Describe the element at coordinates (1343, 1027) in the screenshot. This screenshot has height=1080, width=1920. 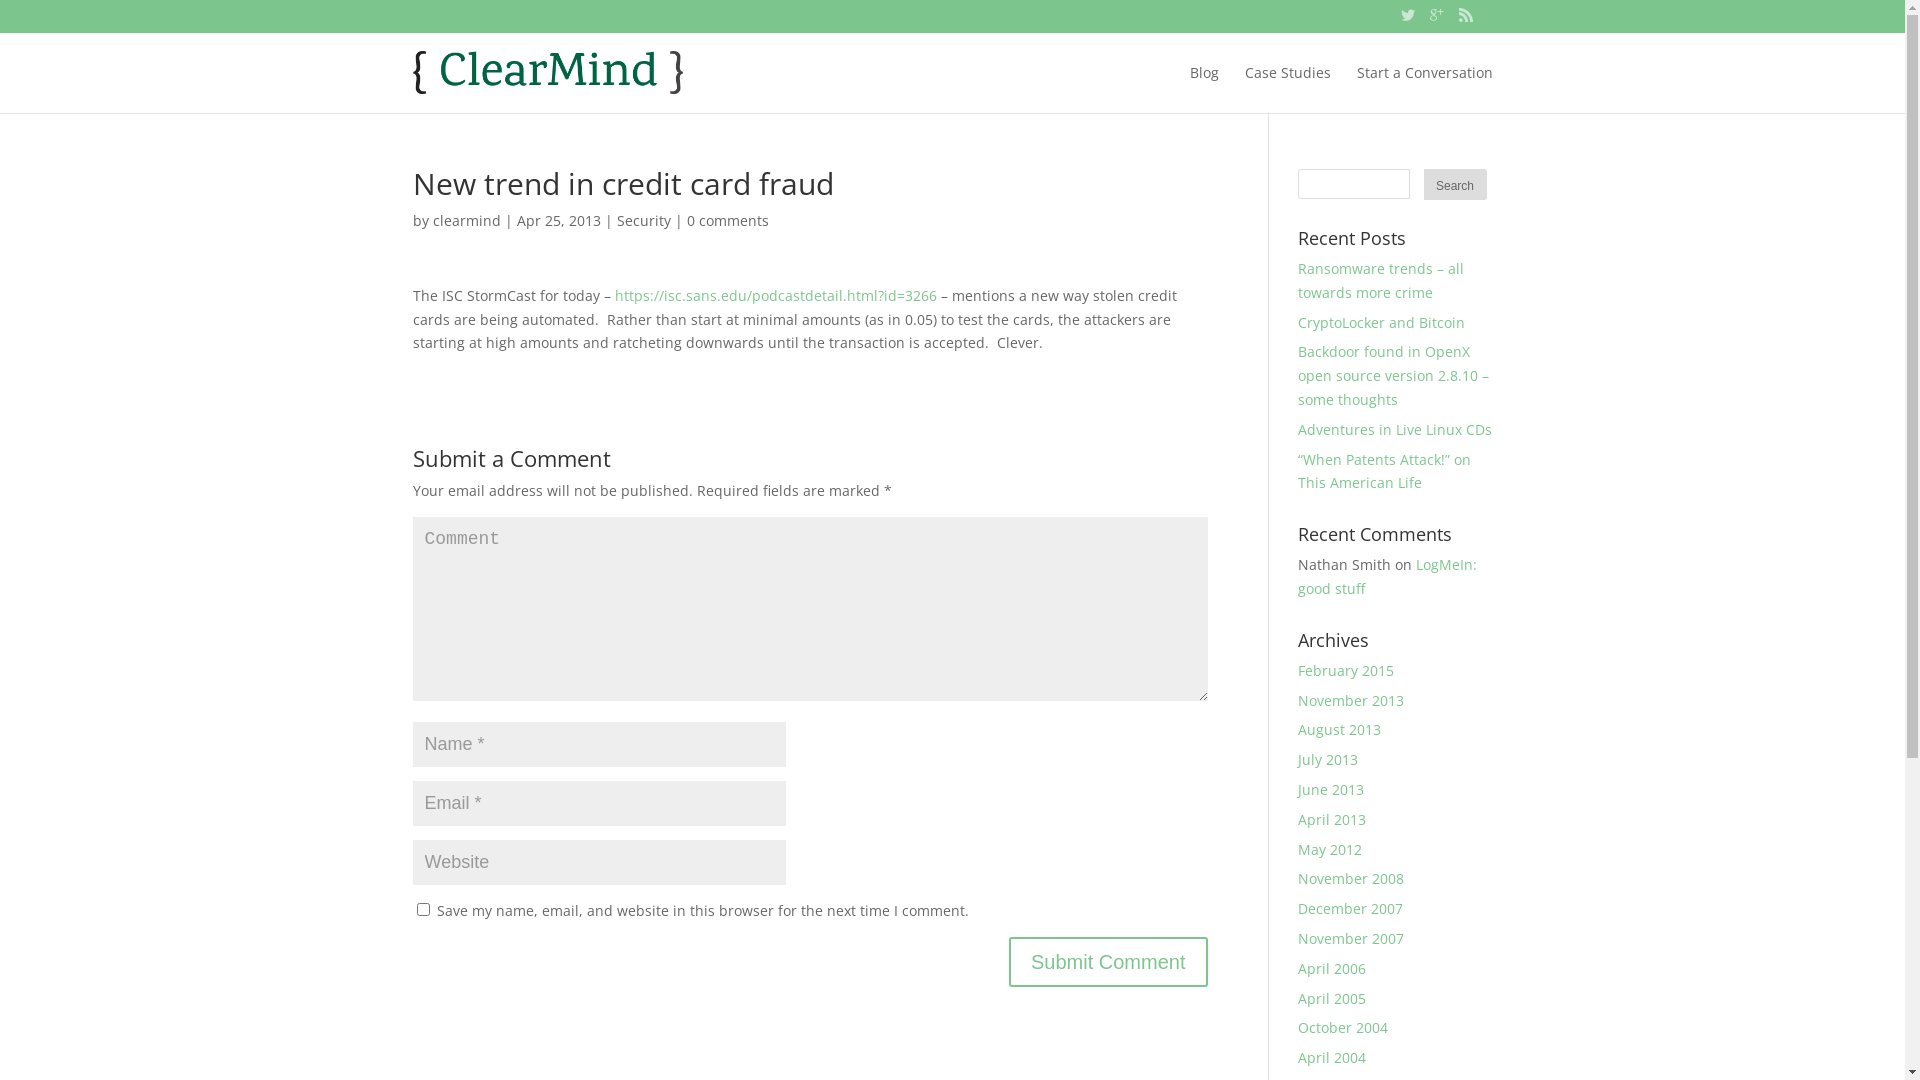
I see `'October 2004'` at that location.